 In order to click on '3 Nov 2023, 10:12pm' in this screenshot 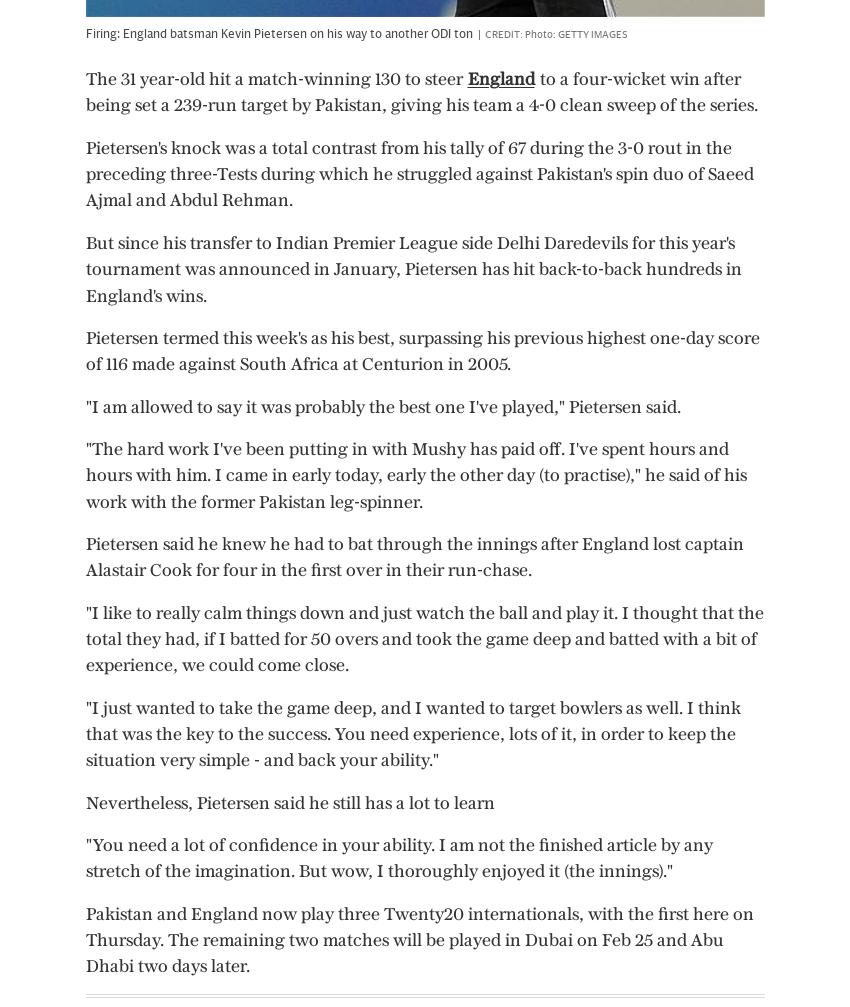, I will do `click(627, 662)`.